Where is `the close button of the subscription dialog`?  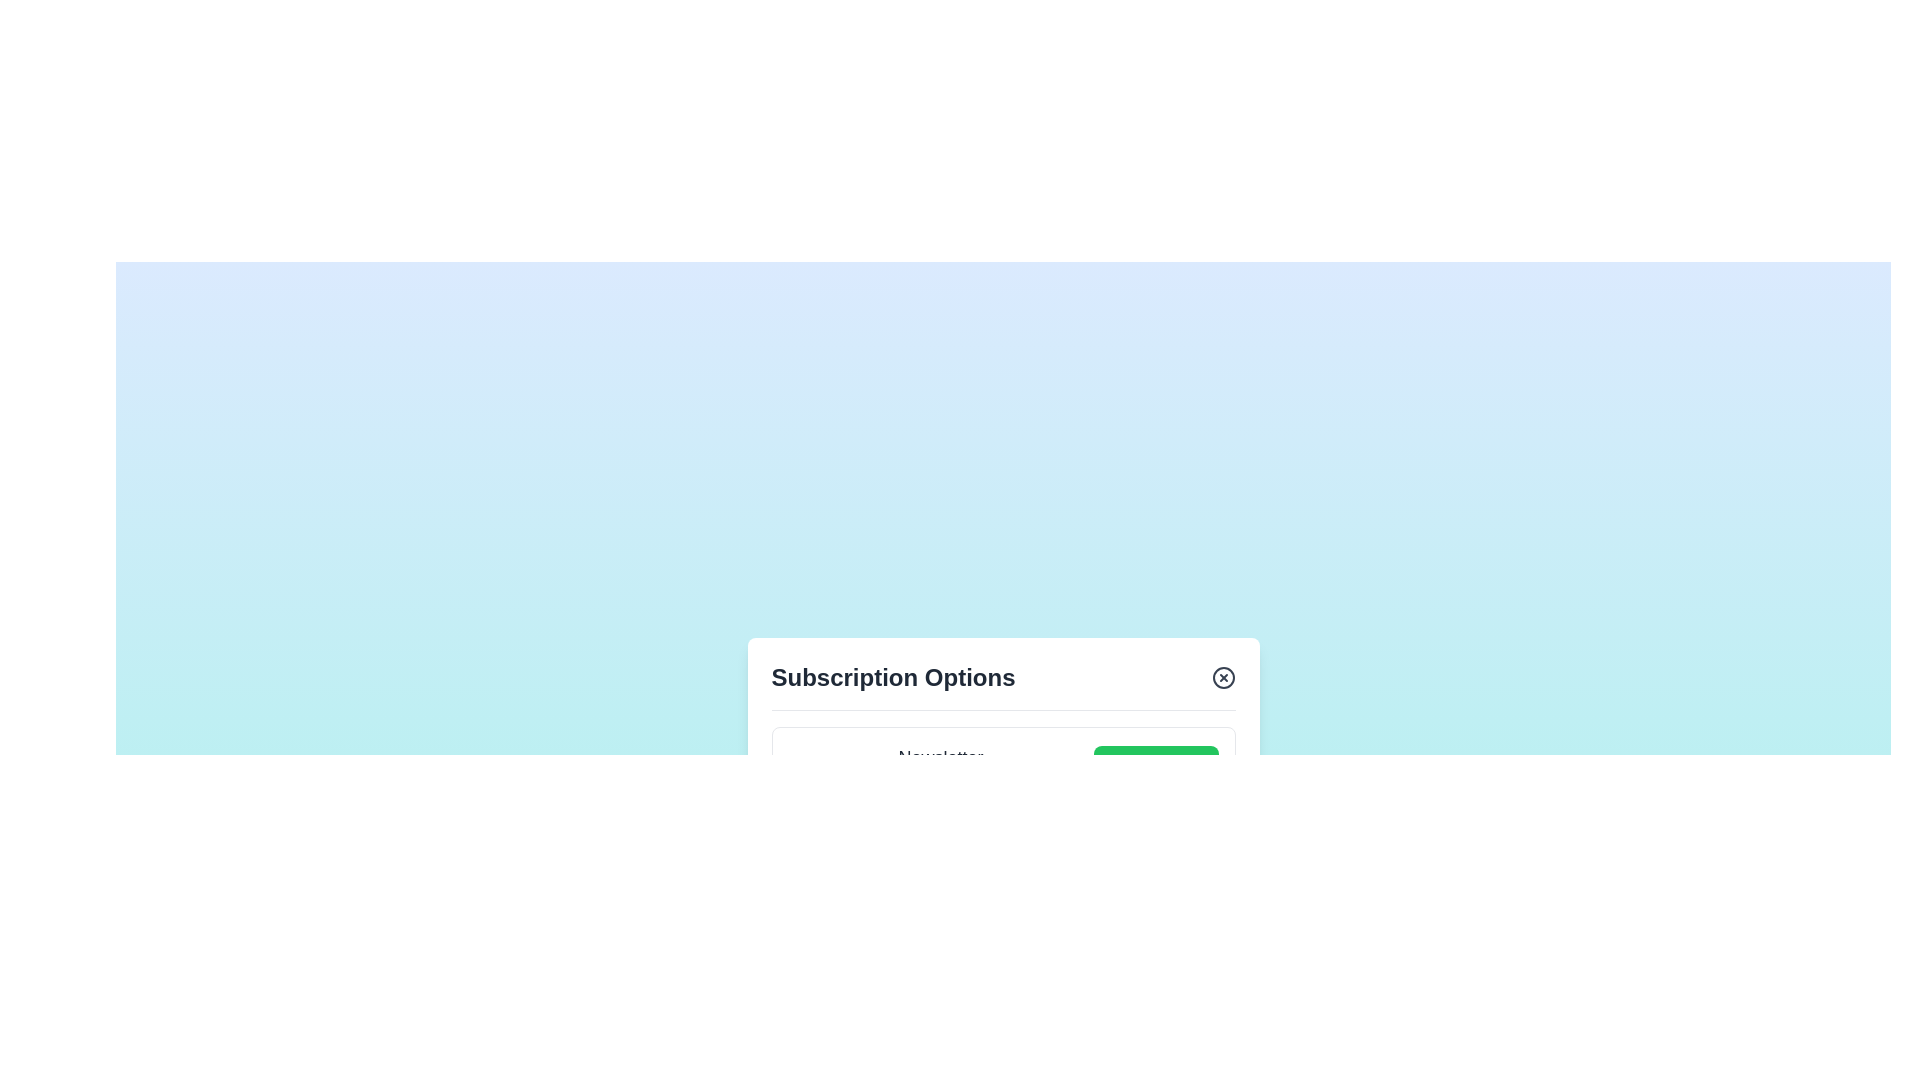
the close button of the subscription dialog is located at coordinates (1222, 676).